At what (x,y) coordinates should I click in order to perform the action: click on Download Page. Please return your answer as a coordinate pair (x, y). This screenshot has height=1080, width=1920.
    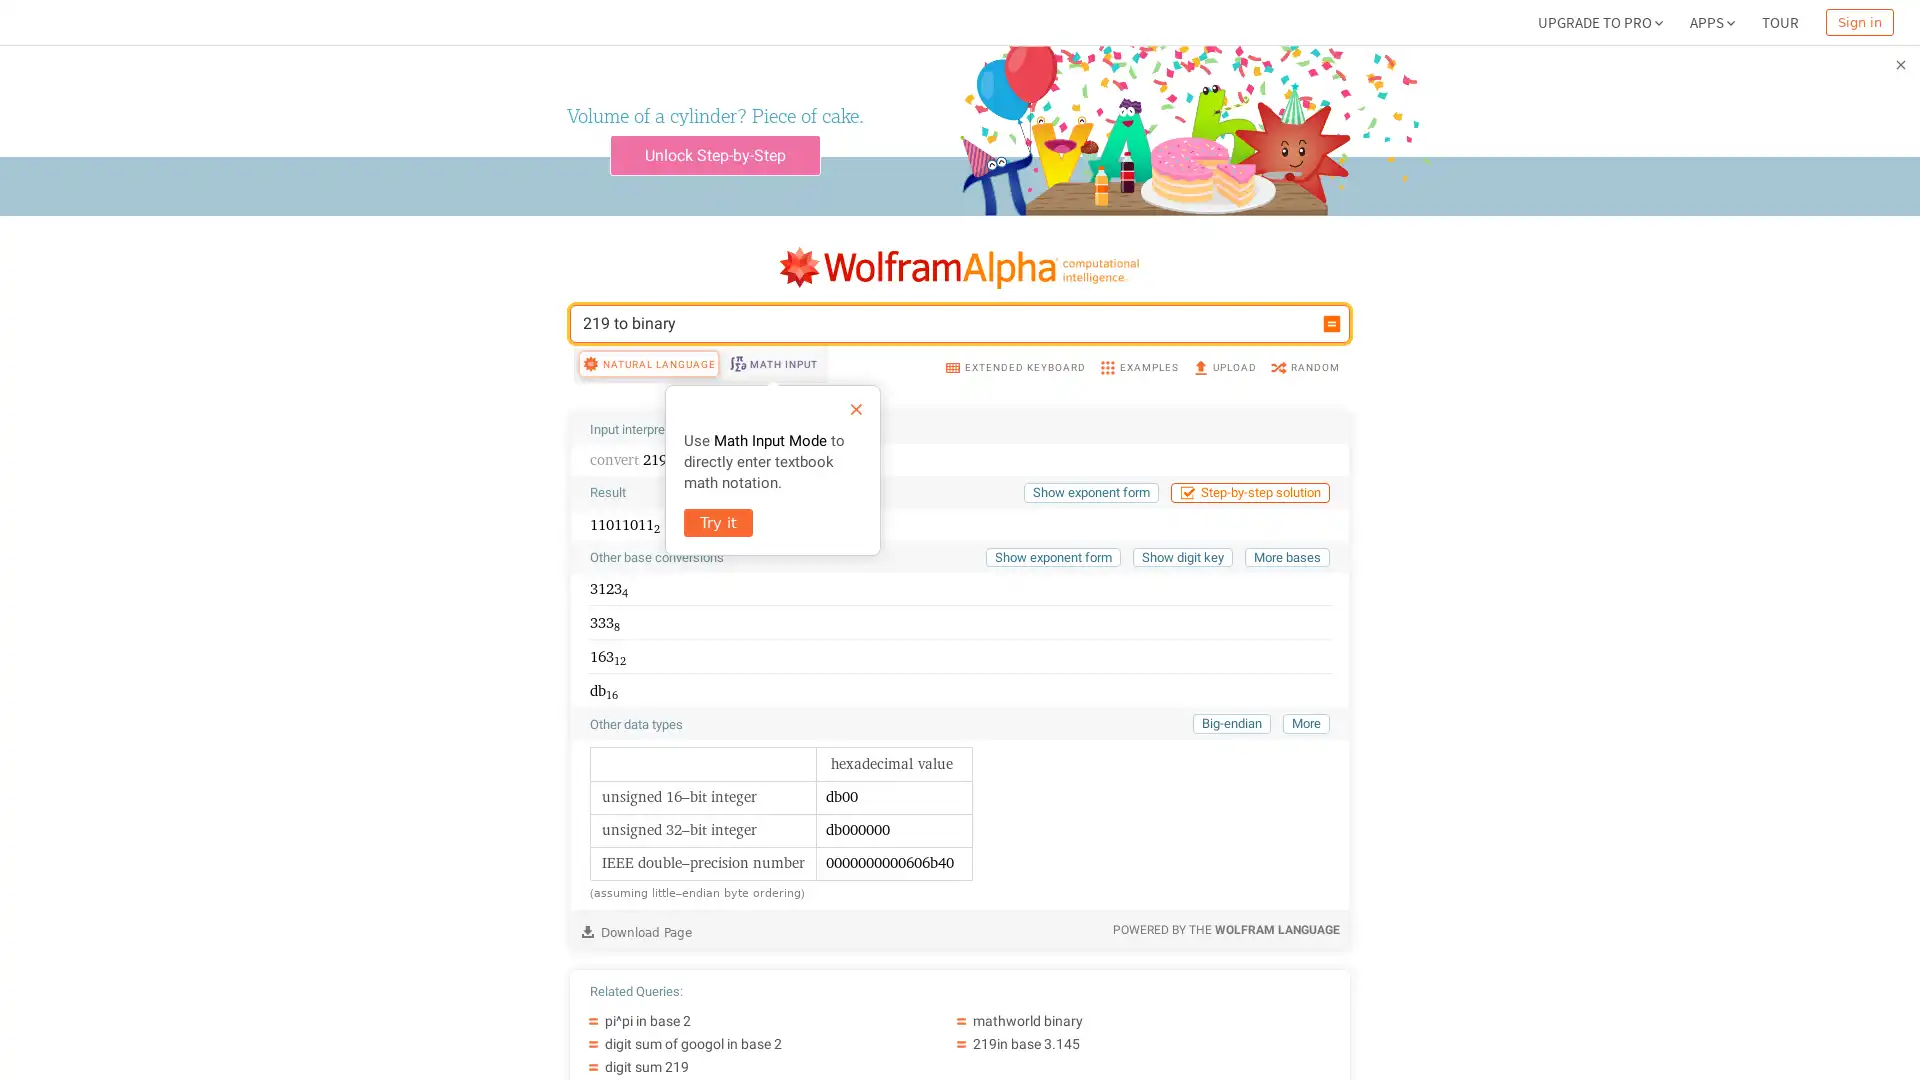
    Looking at the image, I should click on (634, 967).